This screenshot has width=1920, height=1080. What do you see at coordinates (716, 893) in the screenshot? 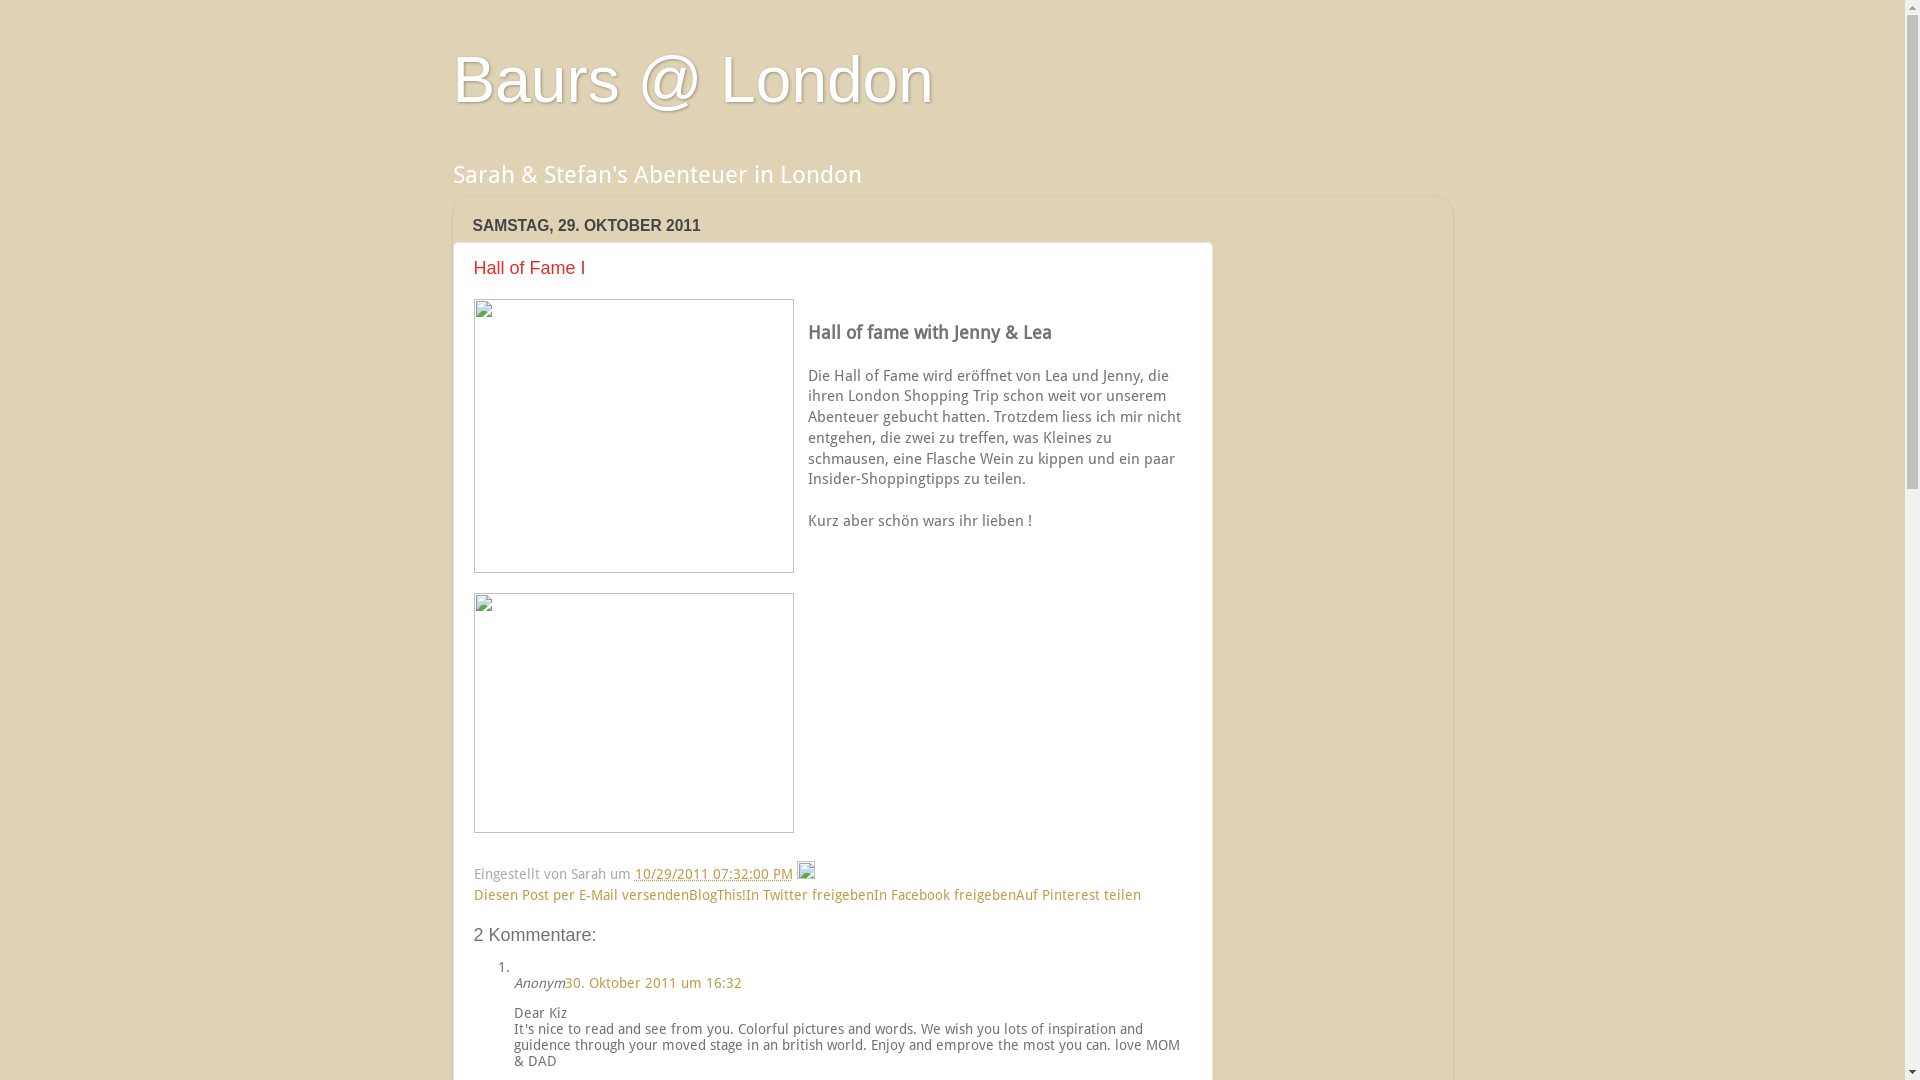
I see `'BlogThis!'` at bounding box center [716, 893].